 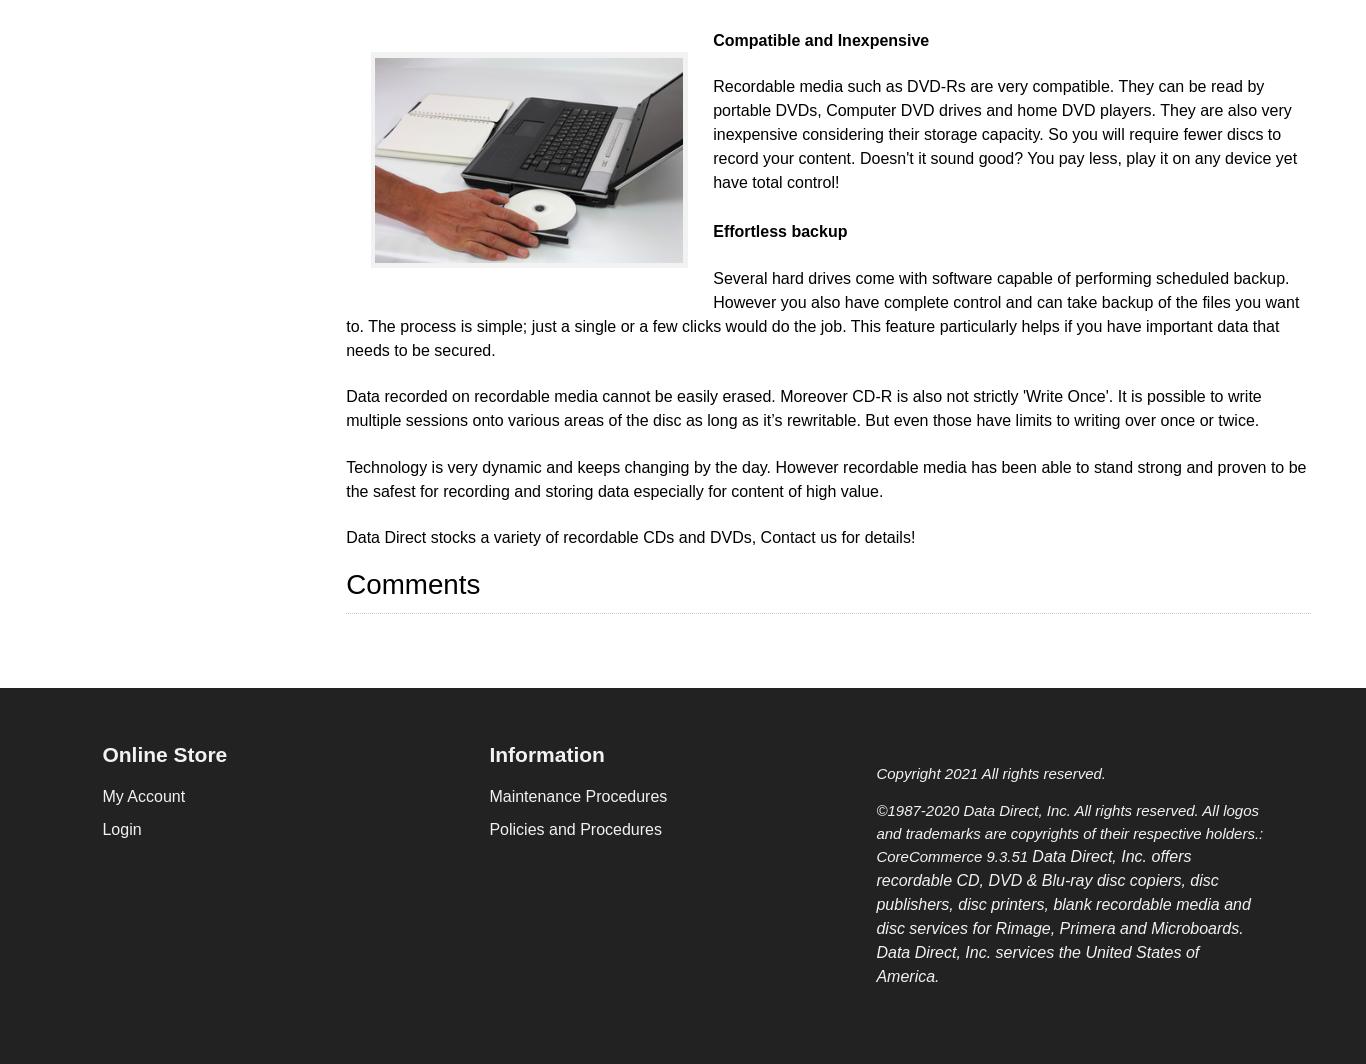 What do you see at coordinates (875, 537) in the screenshot?
I see `'for details!'` at bounding box center [875, 537].